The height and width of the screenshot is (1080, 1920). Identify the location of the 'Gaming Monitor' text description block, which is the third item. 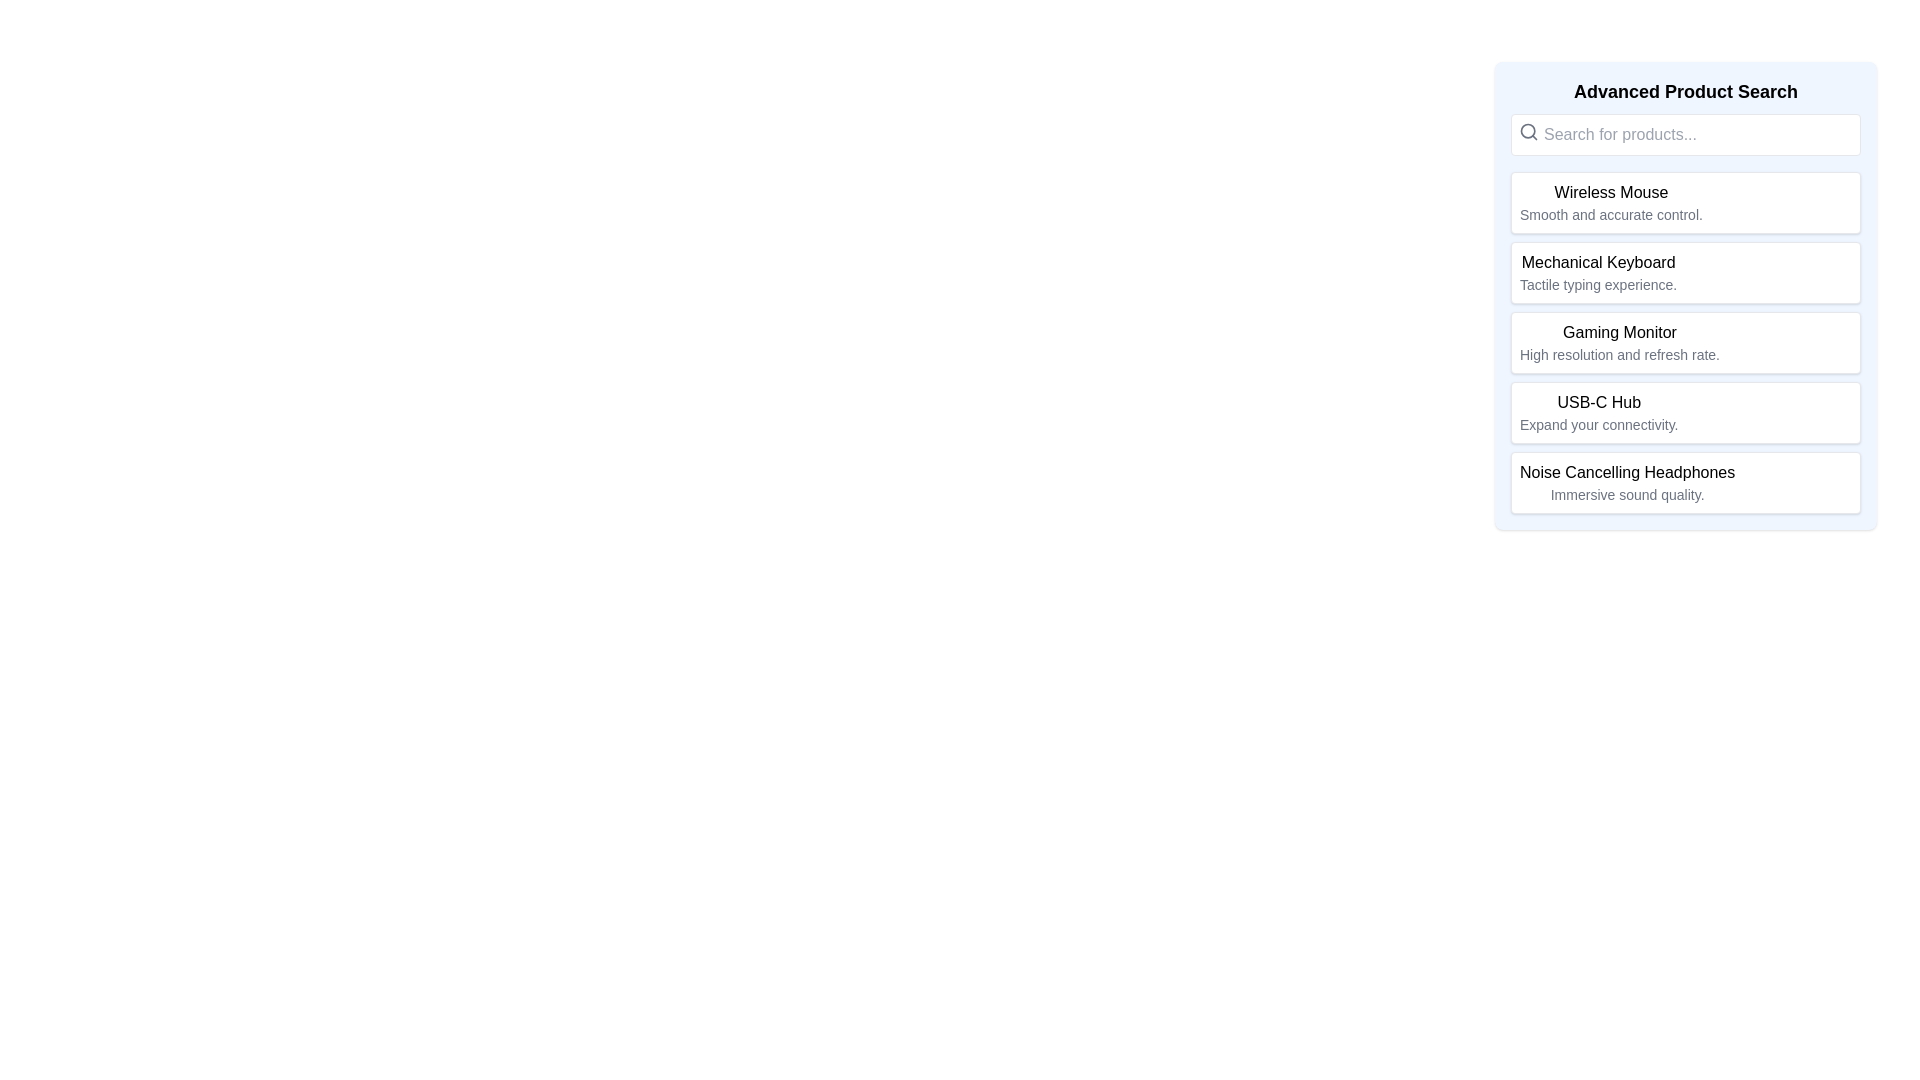
(1684, 342).